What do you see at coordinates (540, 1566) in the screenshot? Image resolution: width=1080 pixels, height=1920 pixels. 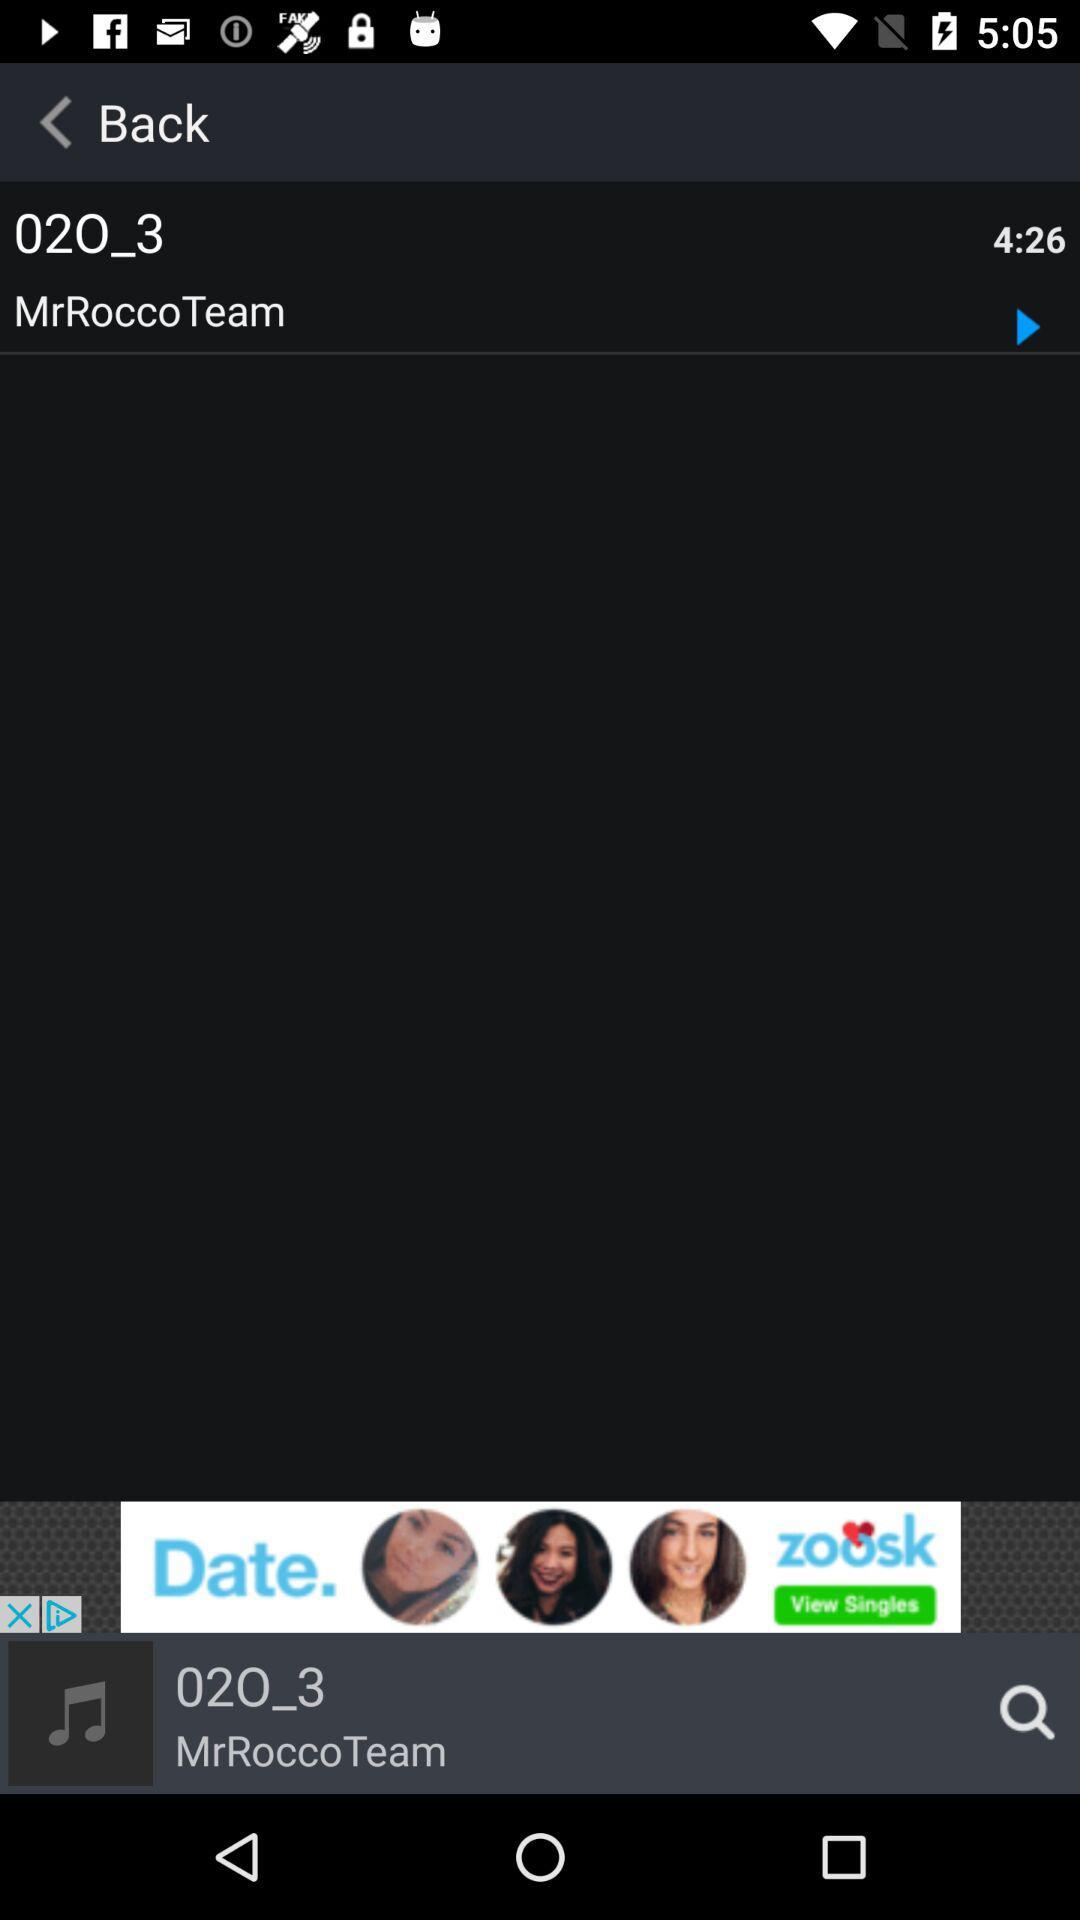 I see `advertising area` at bounding box center [540, 1566].